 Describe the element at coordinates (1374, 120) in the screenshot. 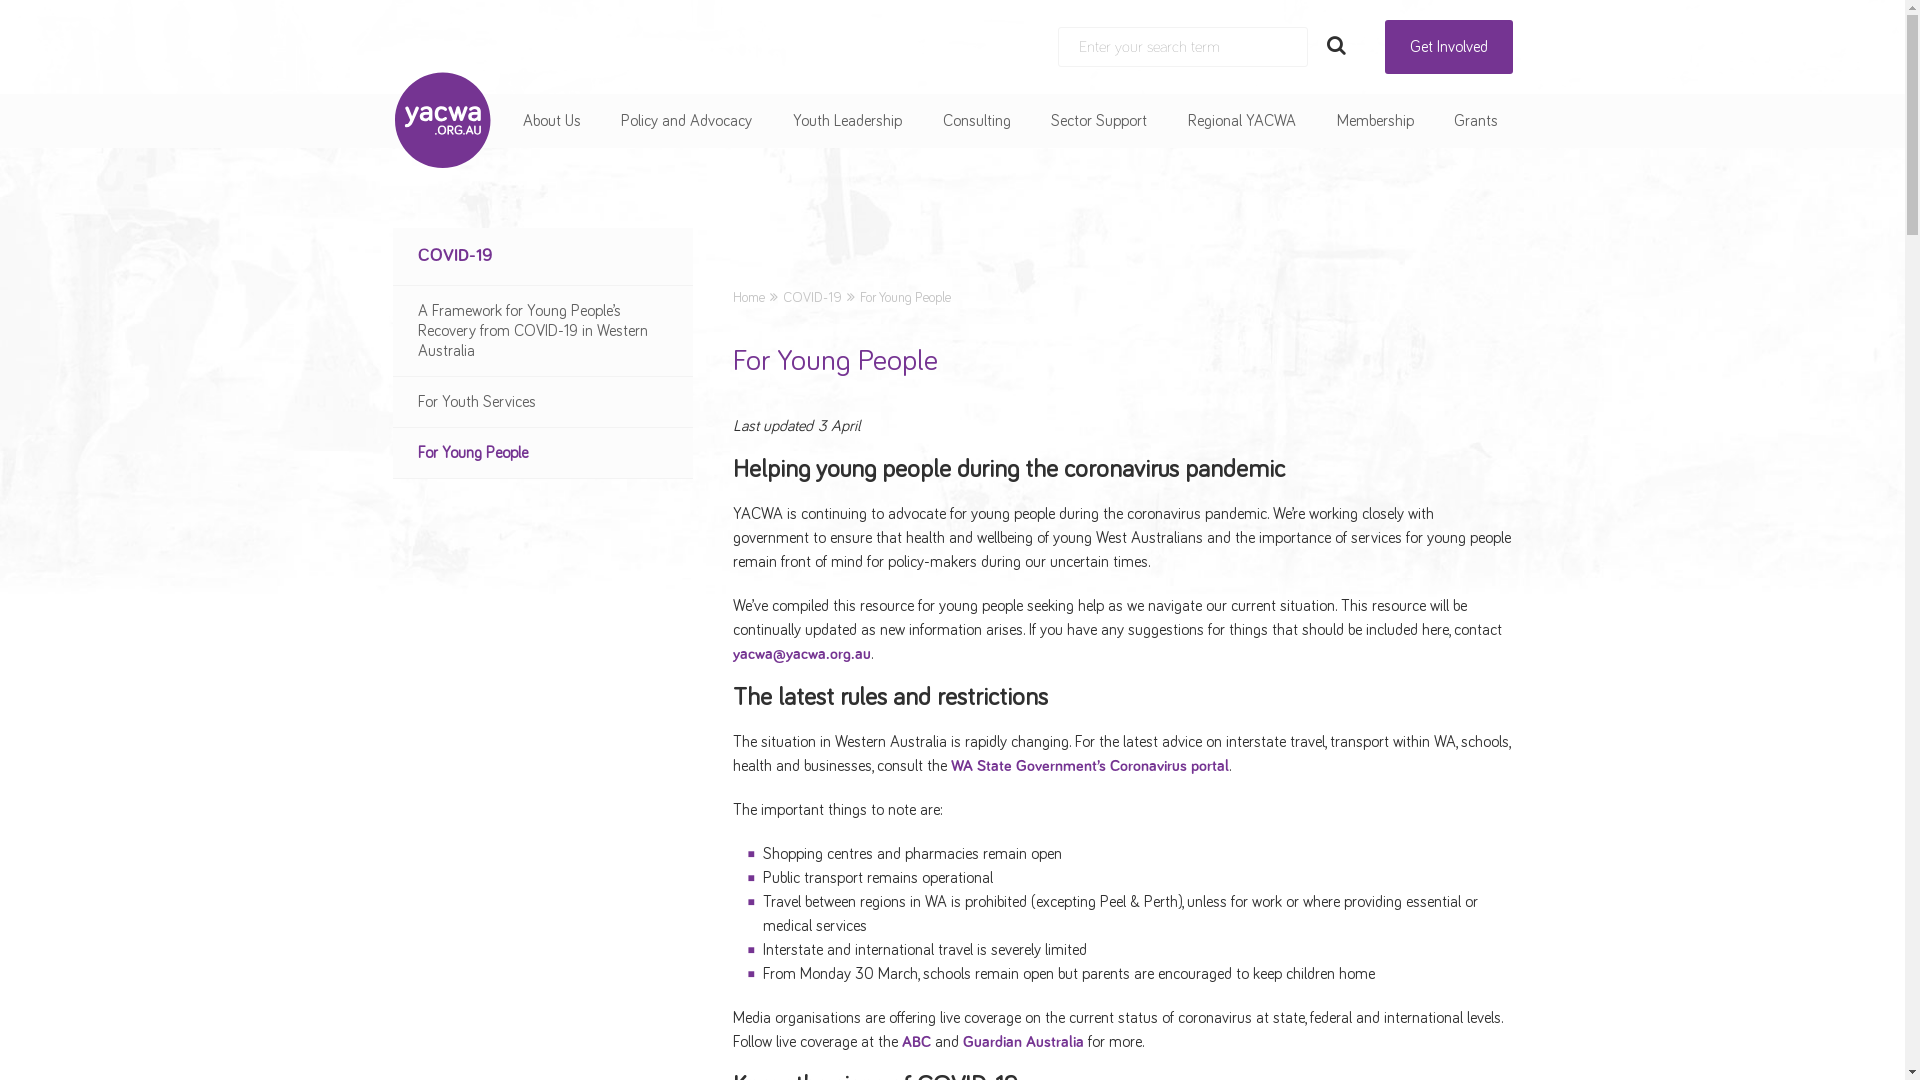

I see `'Membership'` at that location.